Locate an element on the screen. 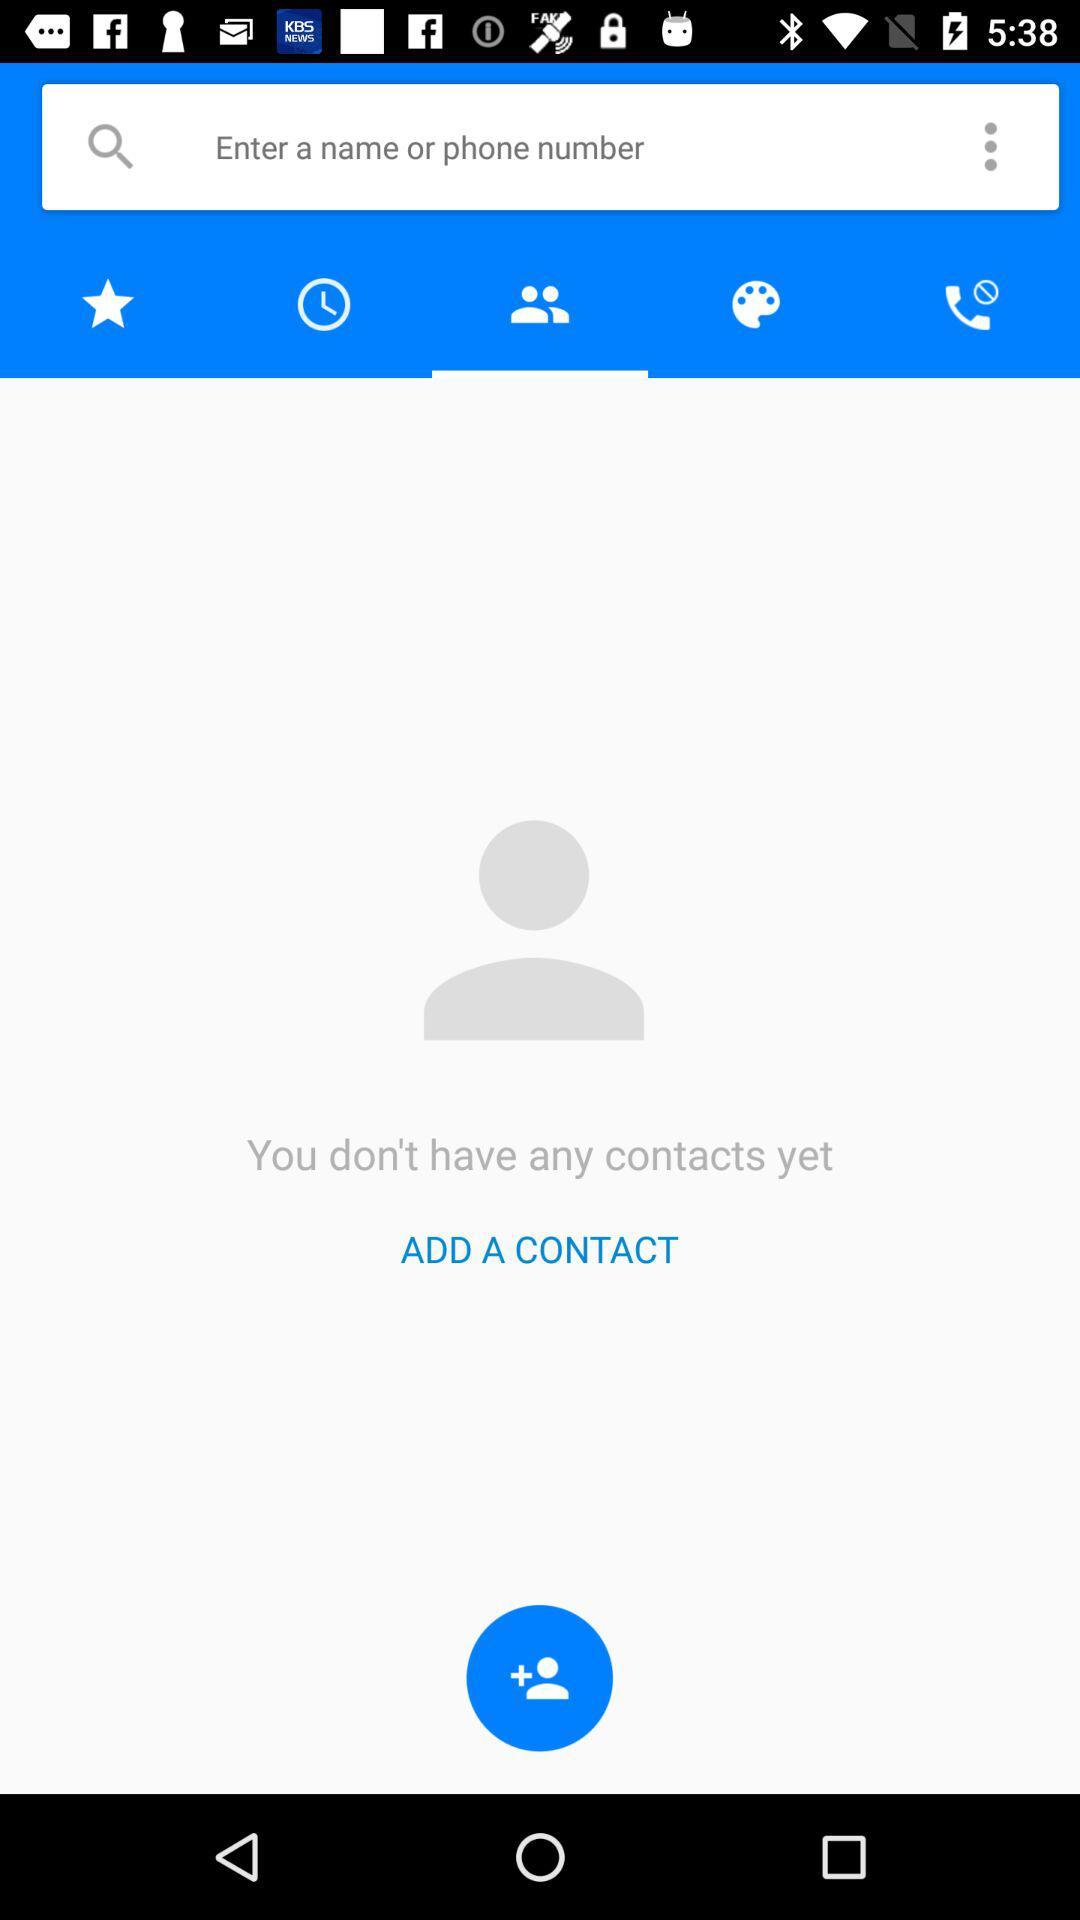  call history is located at coordinates (323, 303).